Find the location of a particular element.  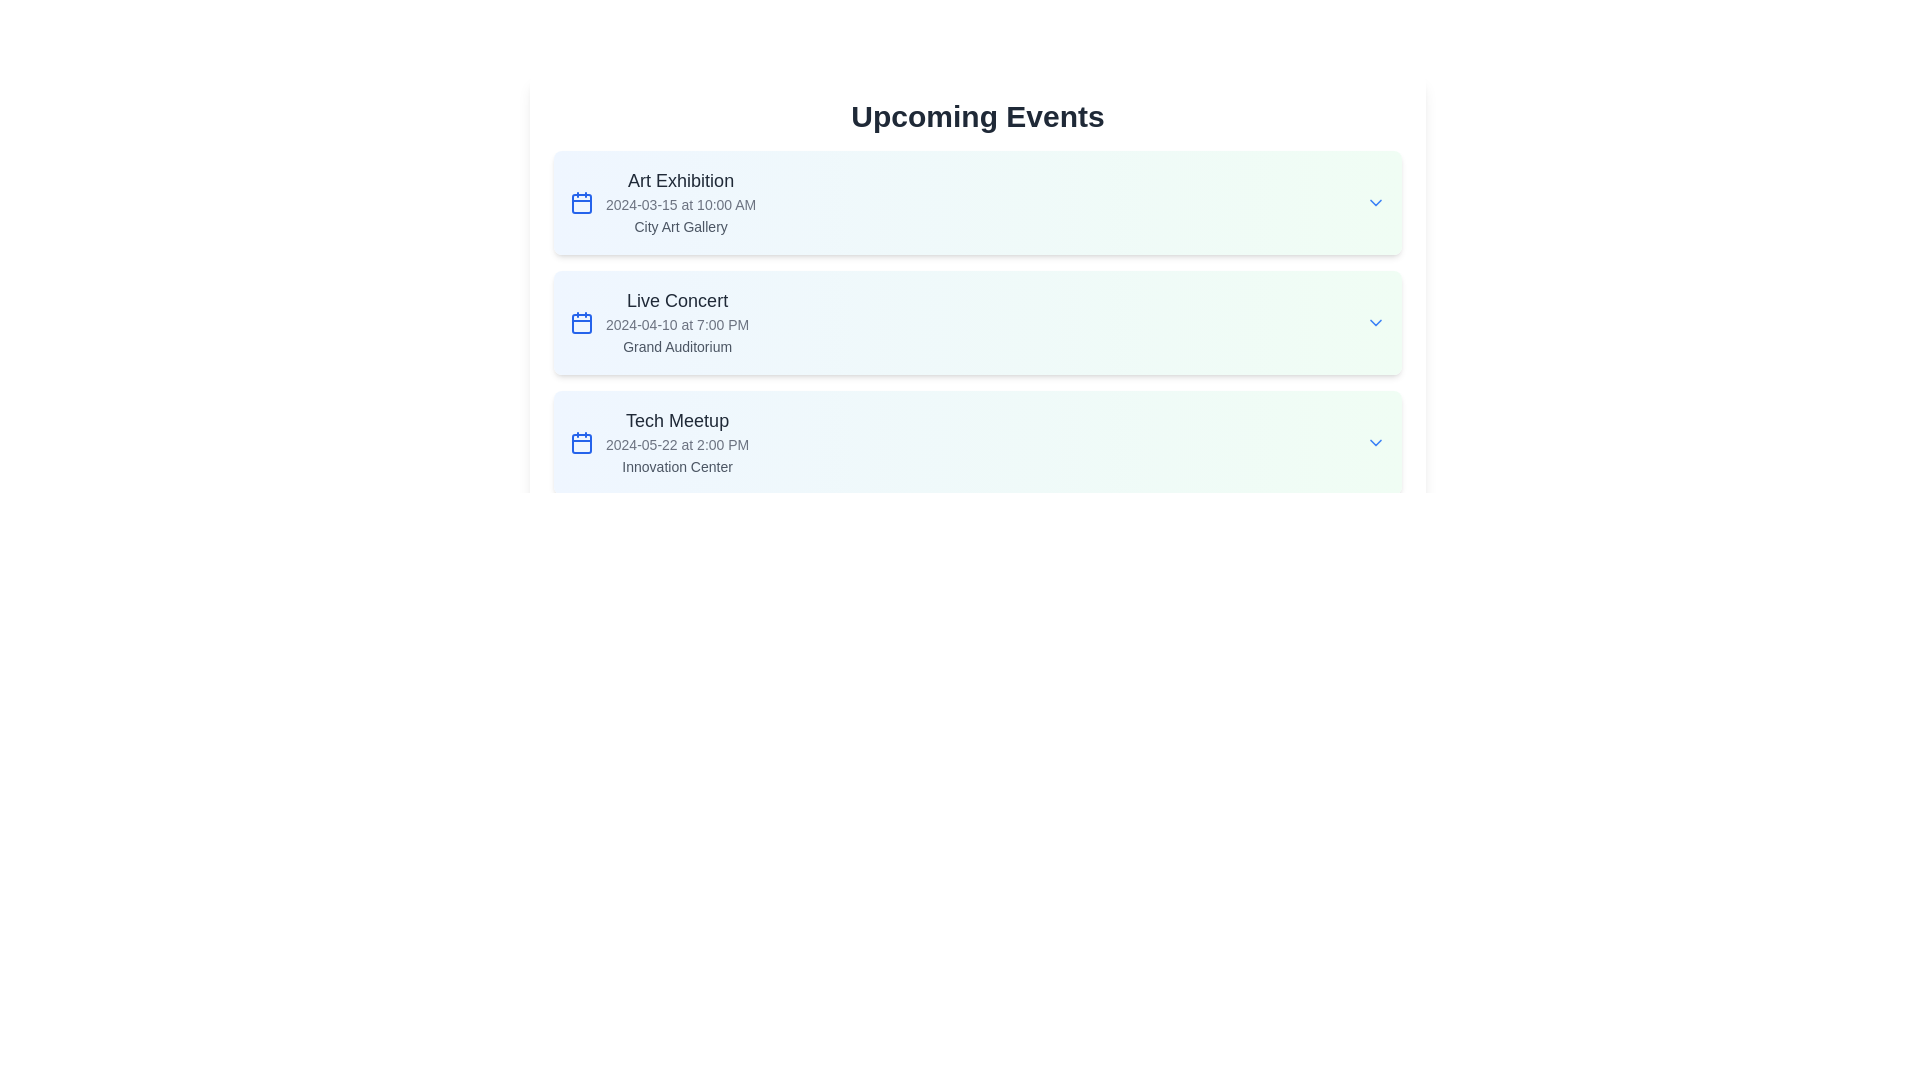

the details of the event titled 'Live Concert' located in the second position of the event list, which includes the date '2024-04-10 at 7:00 PM' and the location 'Grand Auditorium' is located at coordinates (659, 322).